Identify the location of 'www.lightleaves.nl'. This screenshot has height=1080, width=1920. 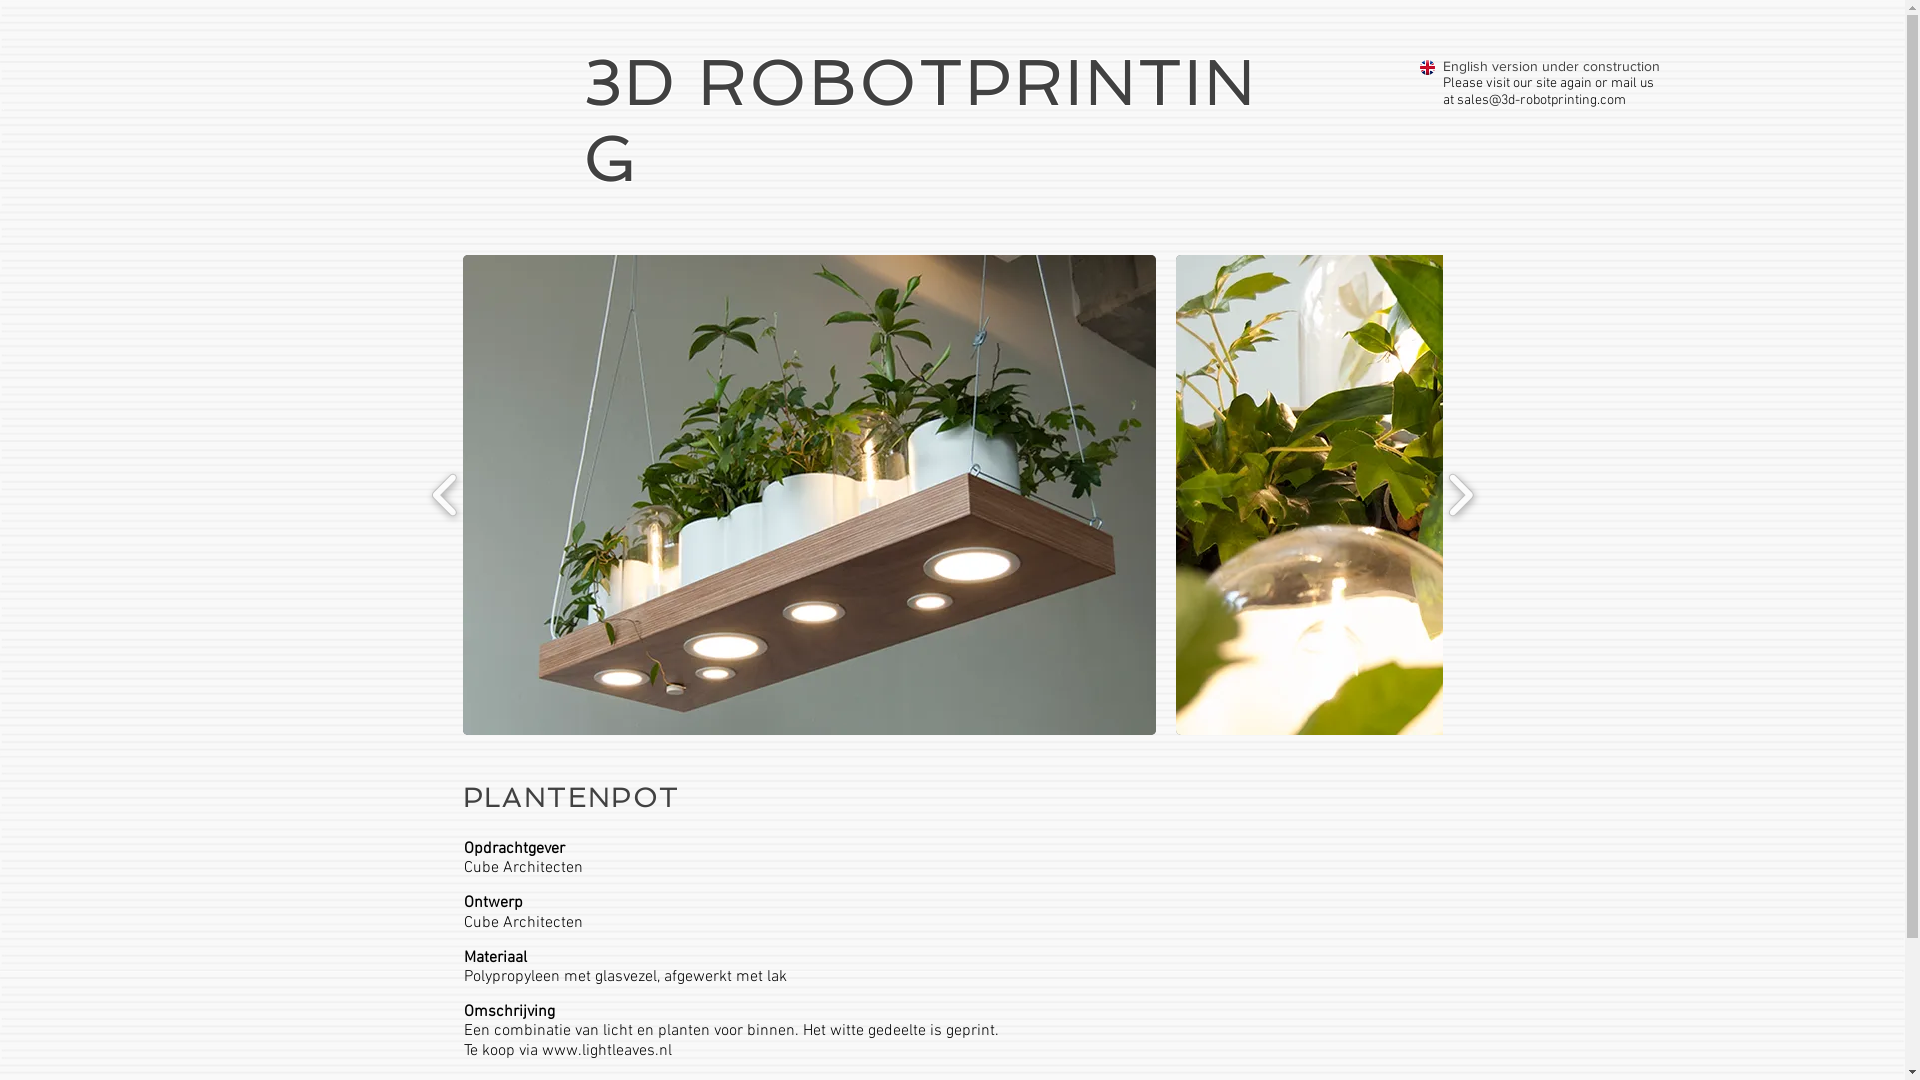
(605, 1048).